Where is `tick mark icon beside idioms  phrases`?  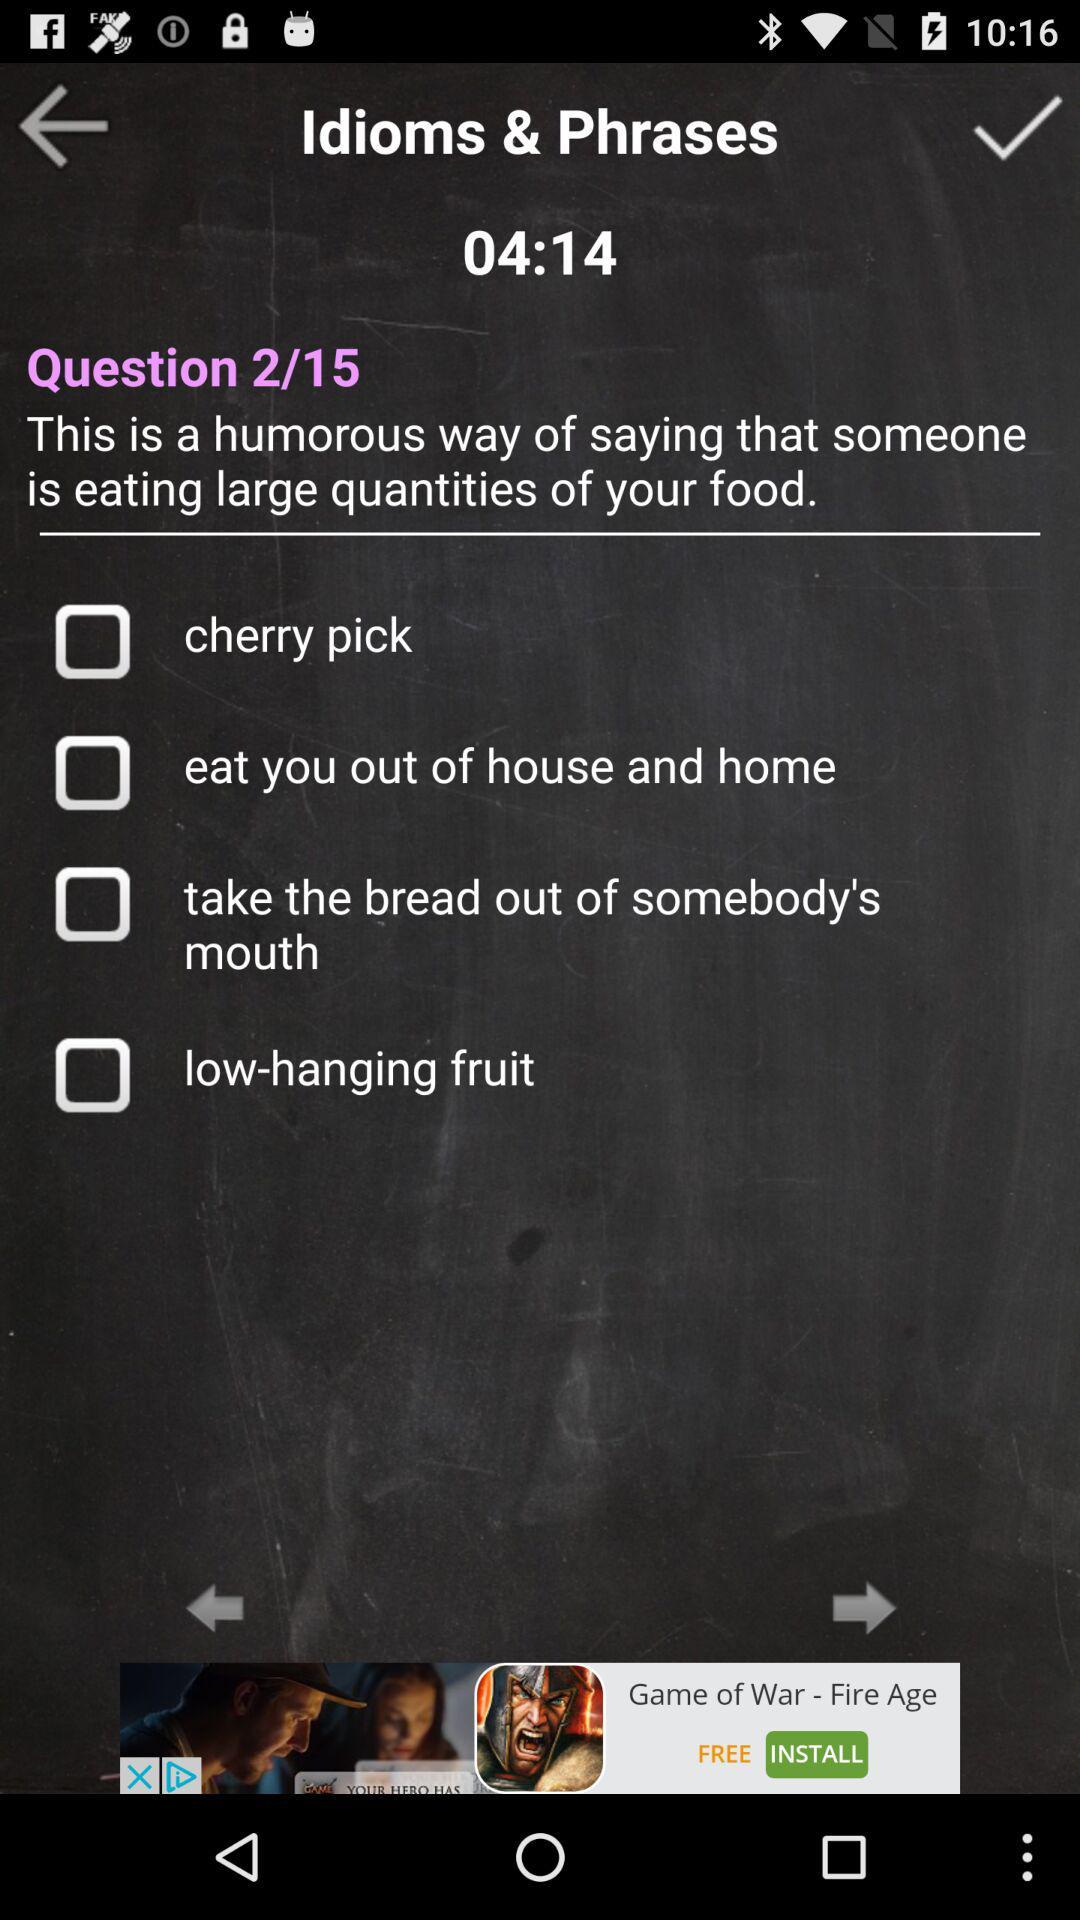 tick mark icon beside idioms  phrases is located at coordinates (1017, 124).